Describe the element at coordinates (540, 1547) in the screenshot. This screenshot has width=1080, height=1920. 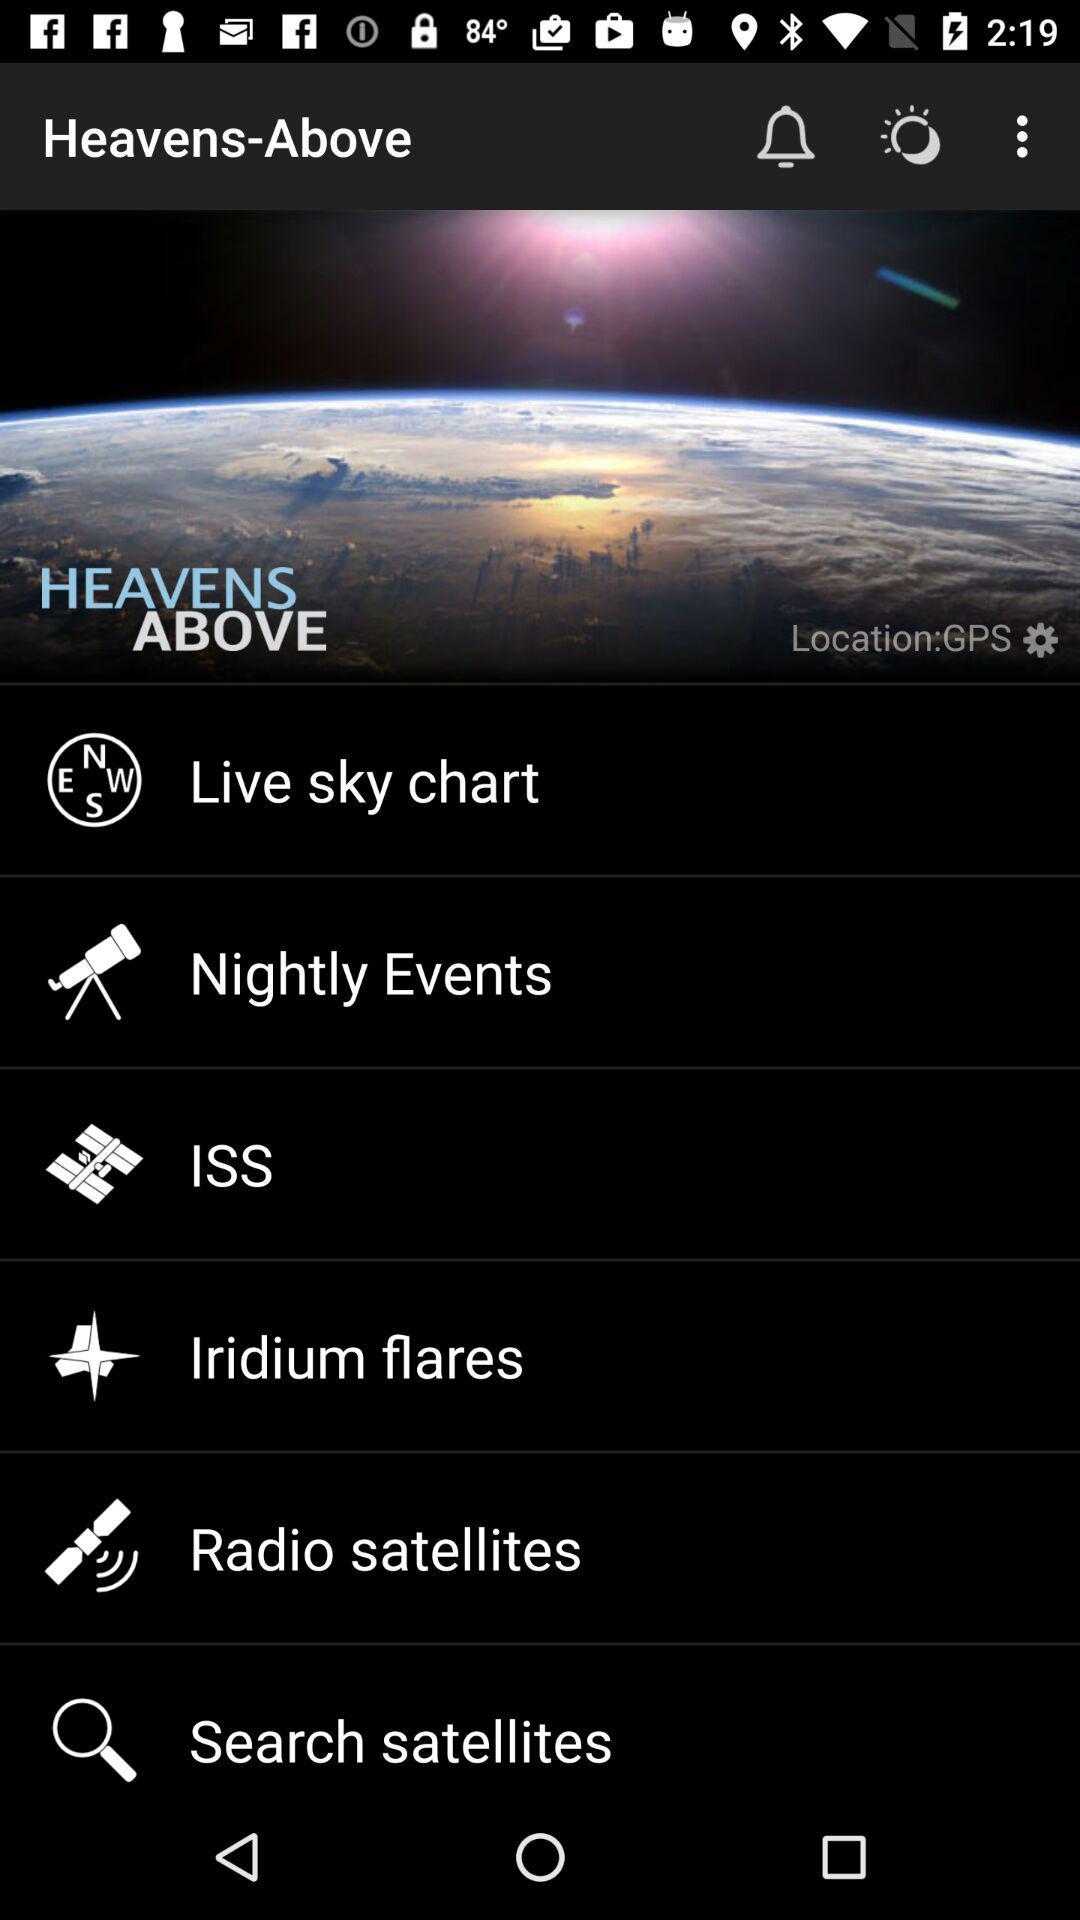
I see `the radio satellites icon` at that location.